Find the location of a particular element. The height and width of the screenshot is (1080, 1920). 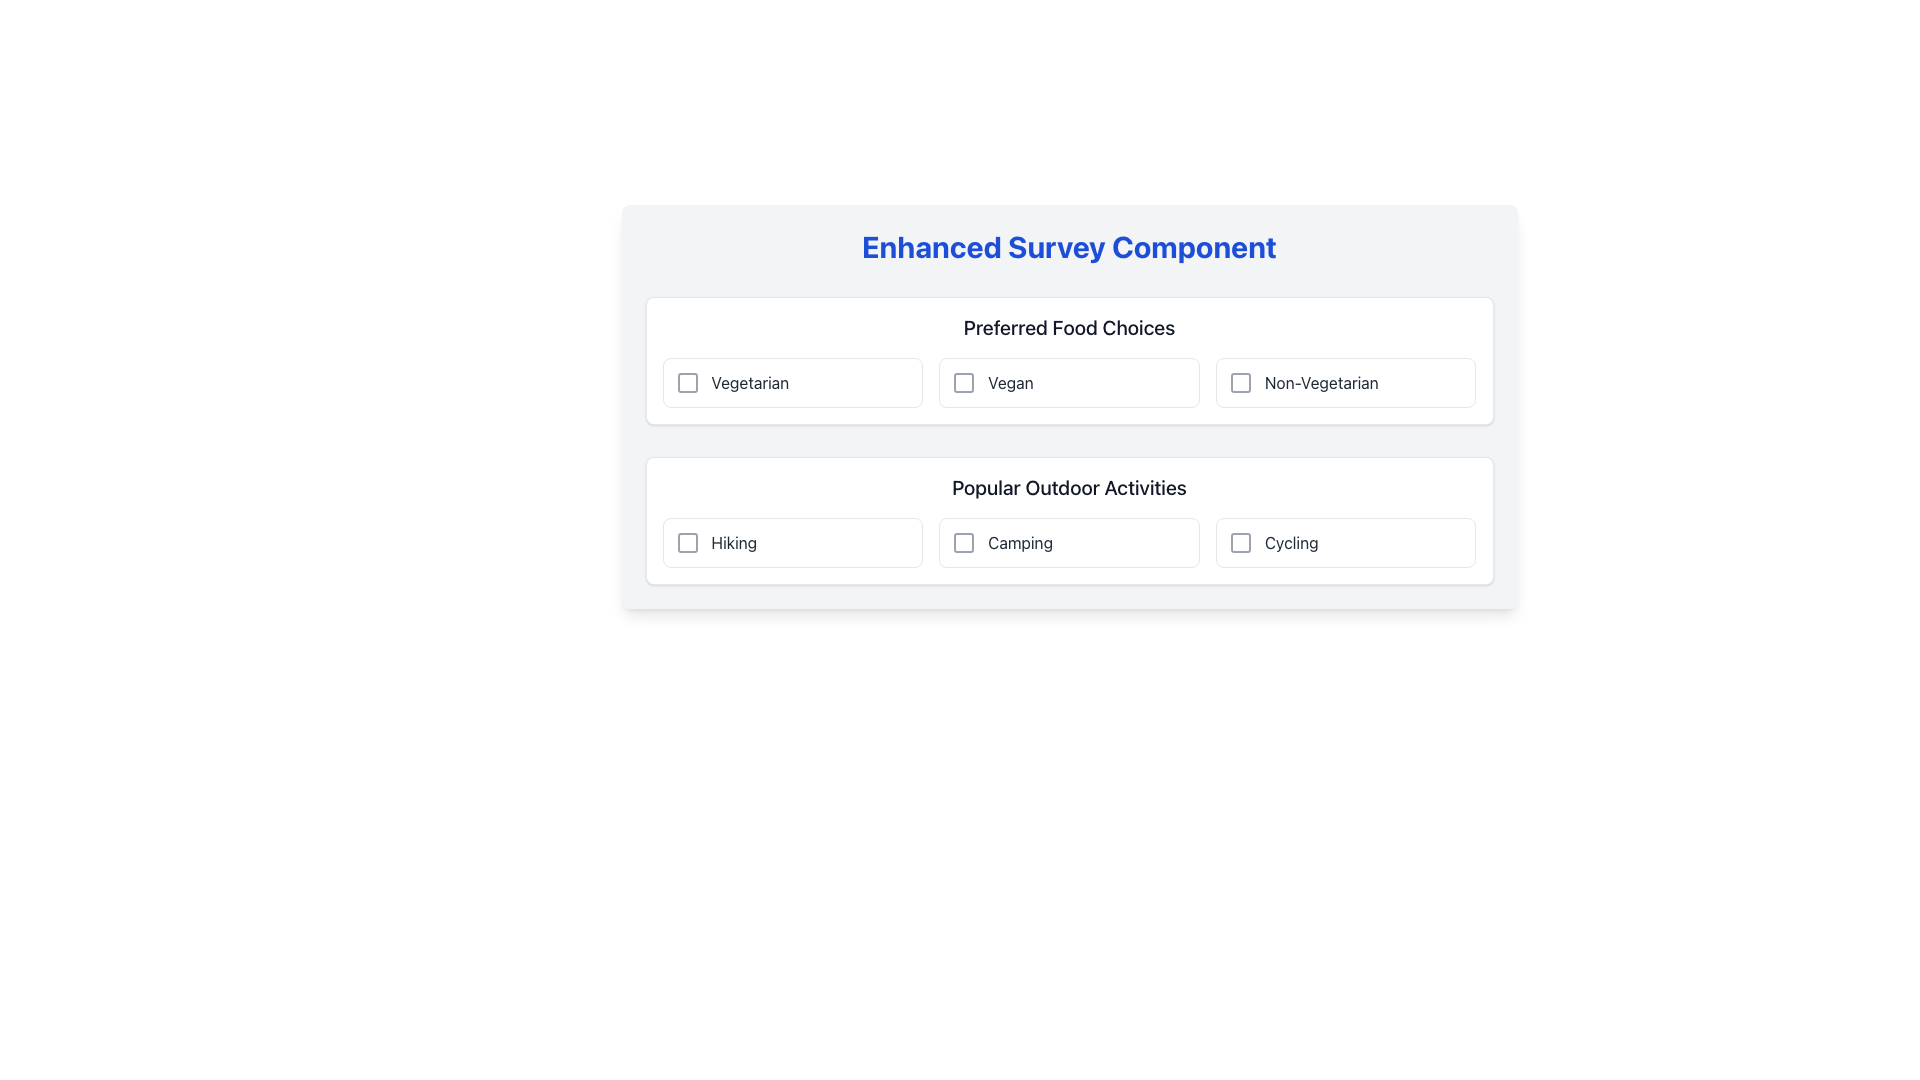

the checkbox for the 'Hiking' option in the 'Popular Outdoor Activities' section is located at coordinates (687, 543).